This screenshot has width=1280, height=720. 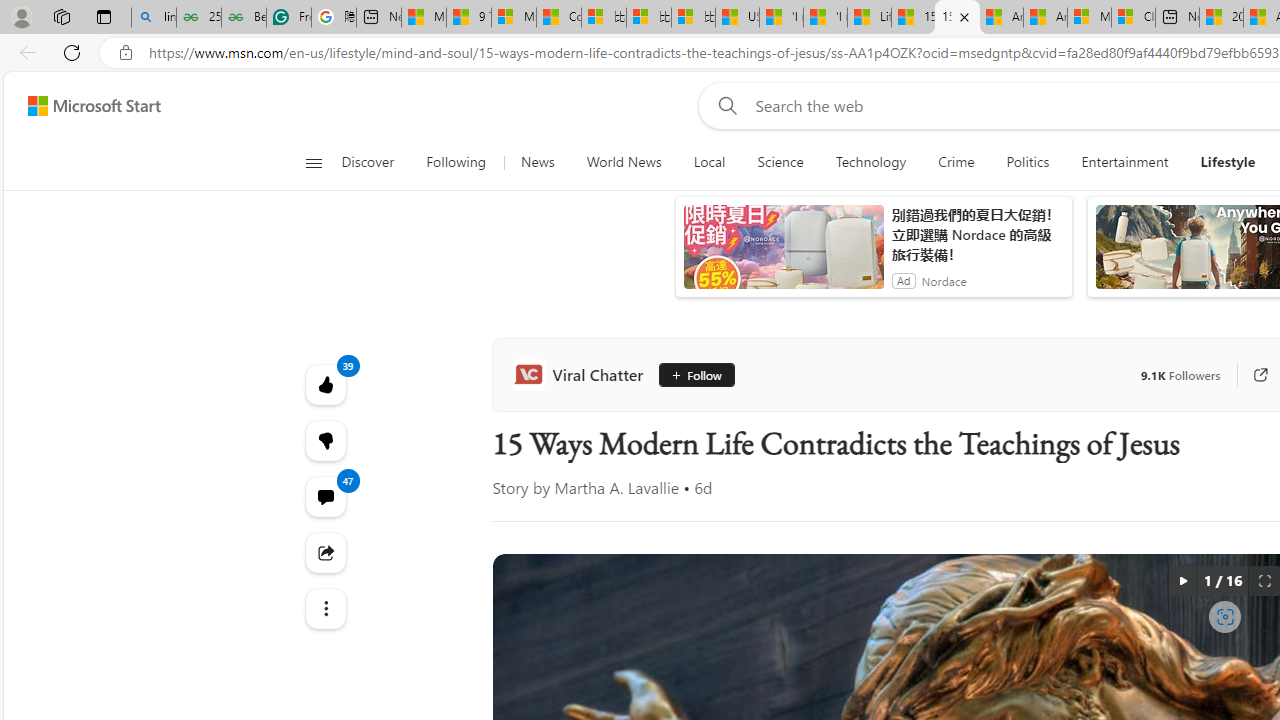 I want to click on 'Cloud Computing Services | Microsoft Azure', so click(x=1133, y=17).